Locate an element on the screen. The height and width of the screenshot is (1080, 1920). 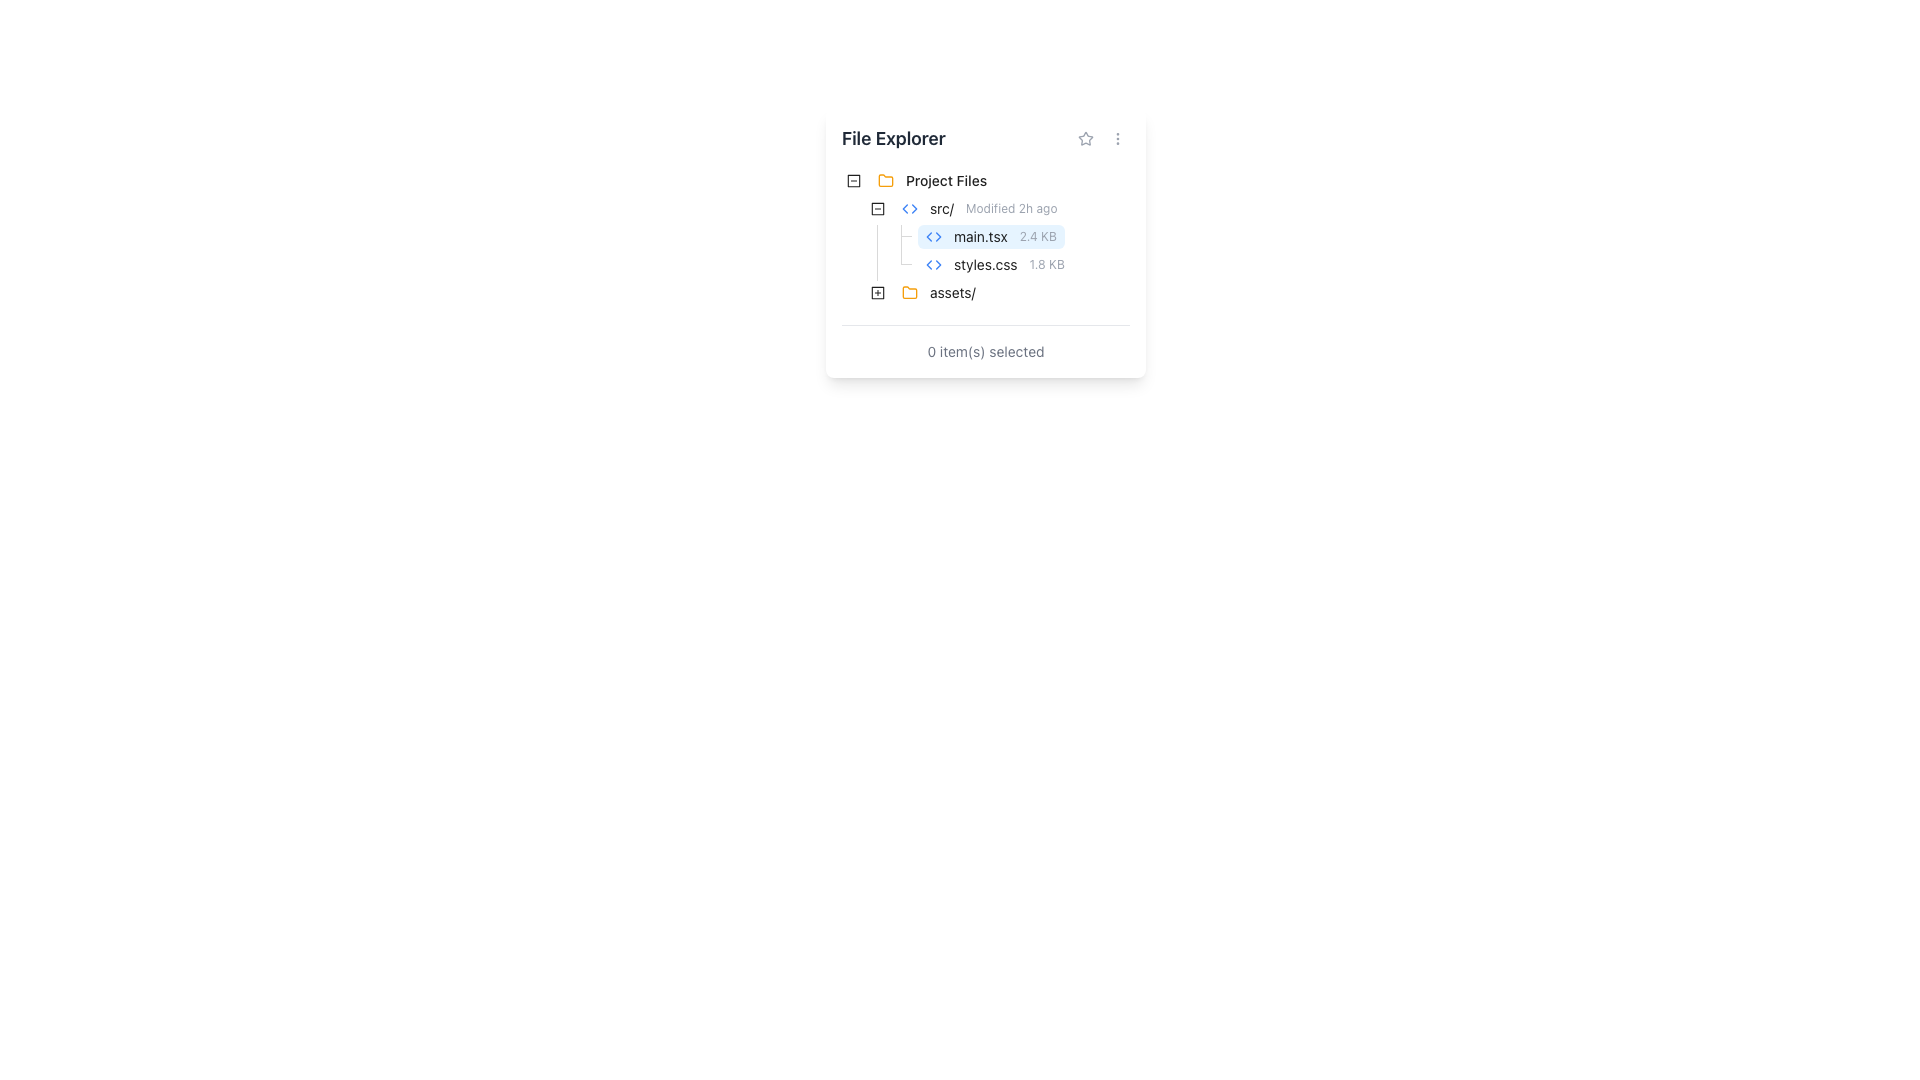
the star-shaped SVG icon located in the top-right corner of the file explorer widget, above the vertically aligned ellipsis menu icon is located at coordinates (1084, 137).